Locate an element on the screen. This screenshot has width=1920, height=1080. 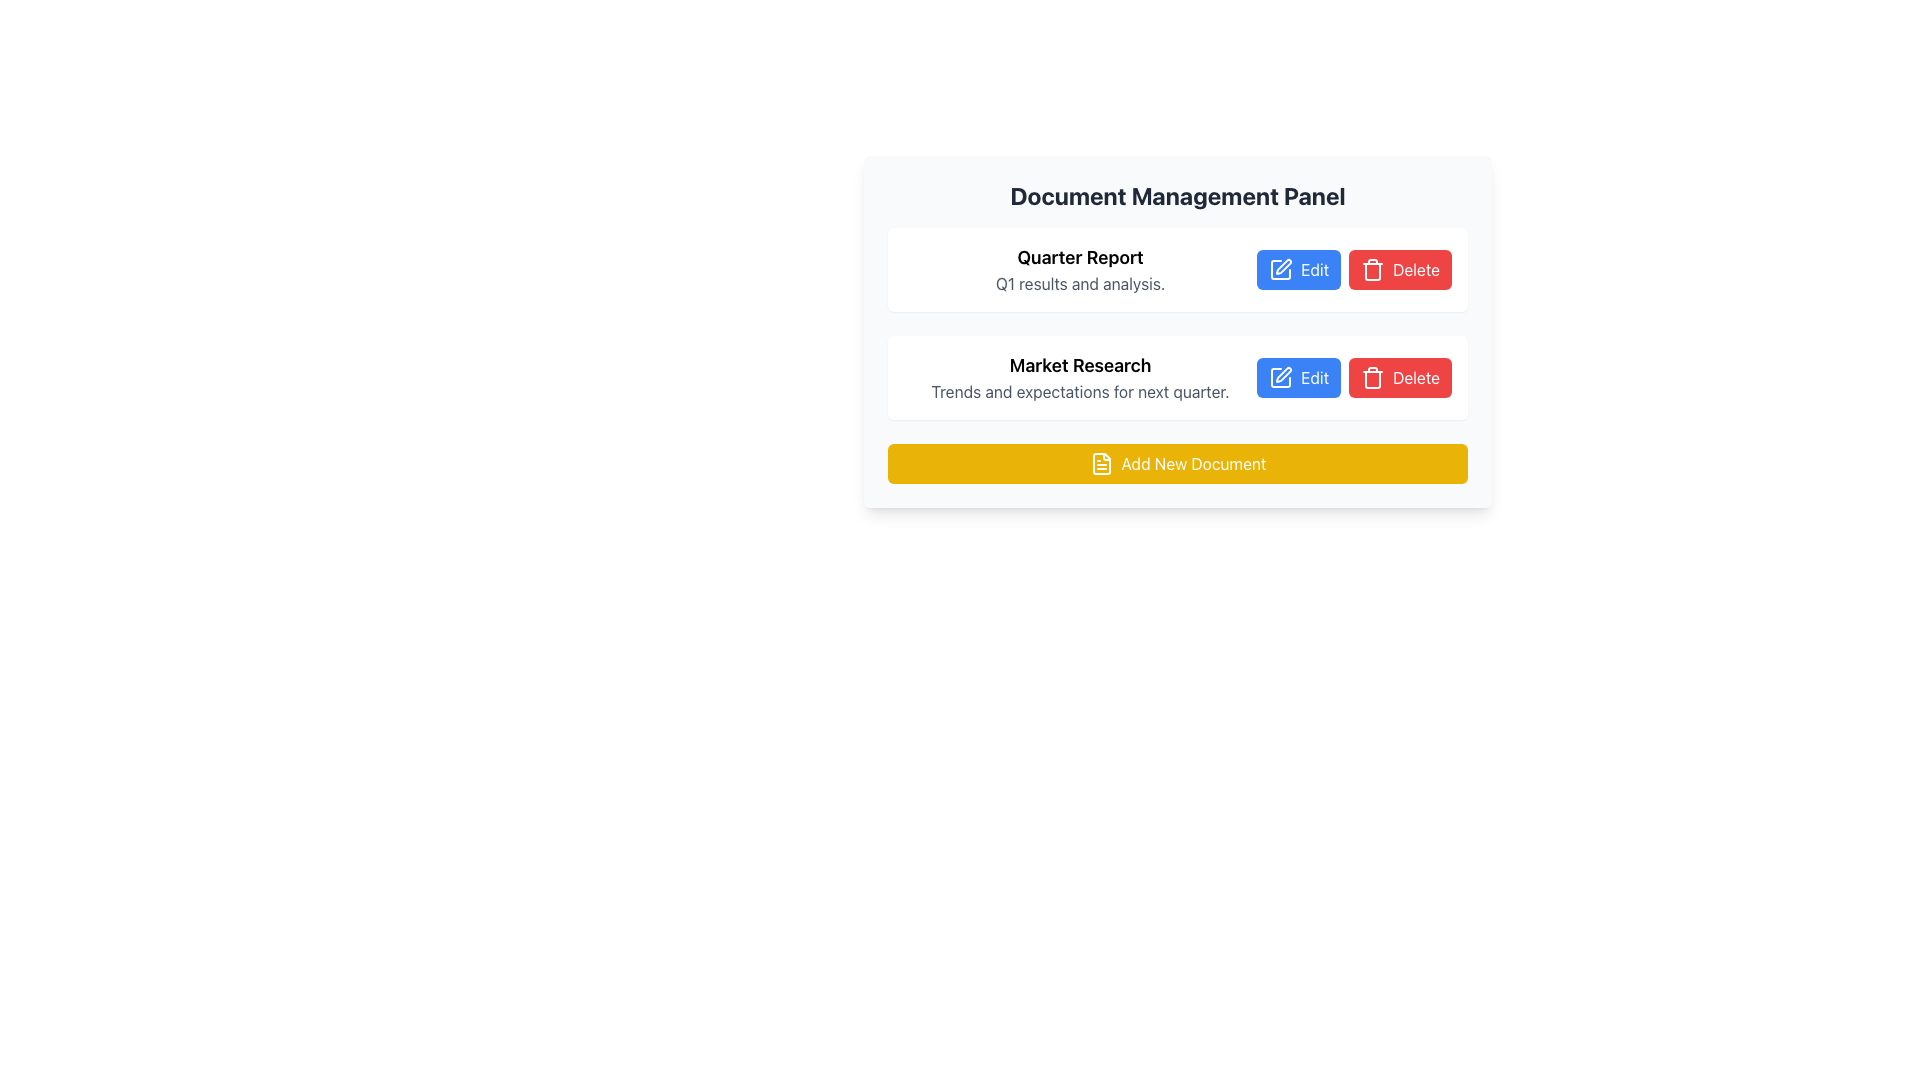
the text block labeled 'Market Research' which contains two lines of text, with the first being bold and larger, and the second being lighter and smaller, located in the 'Document Management Panel' is located at coordinates (1079, 378).